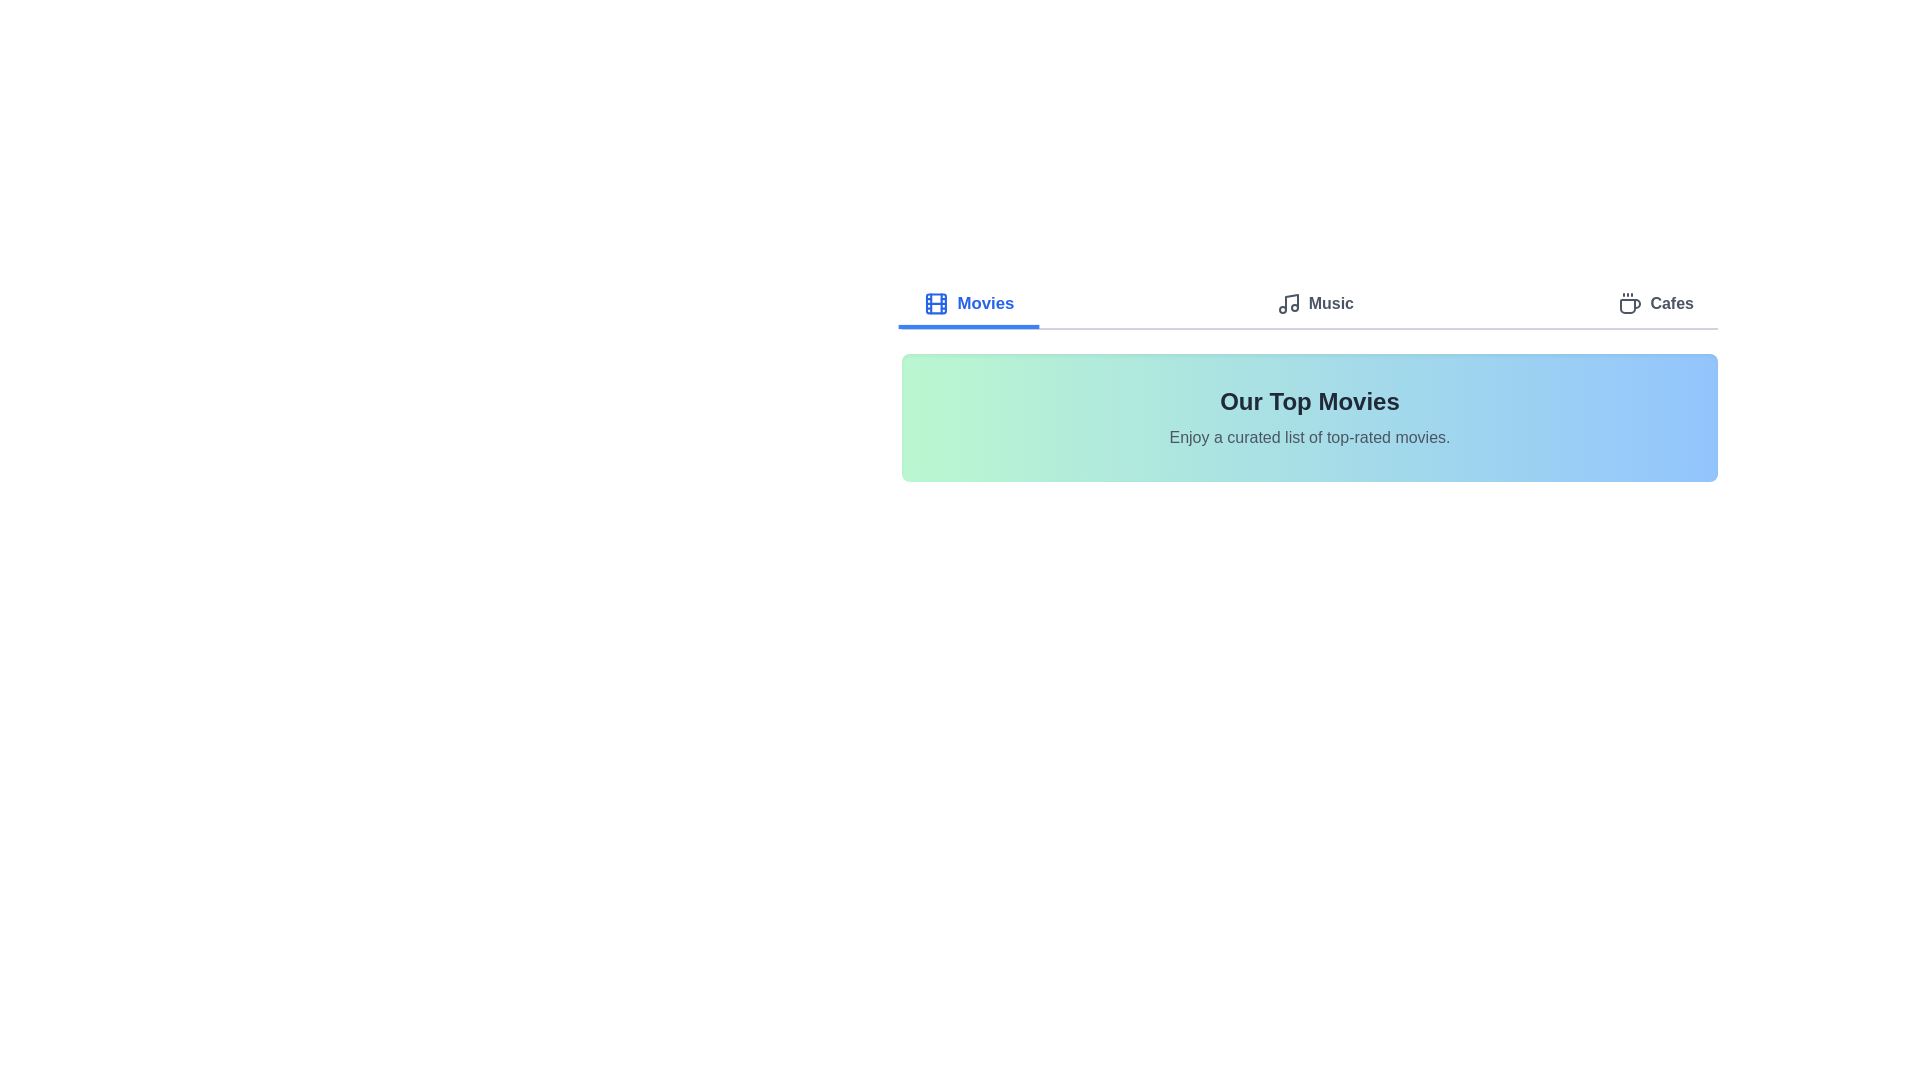 The width and height of the screenshot is (1920, 1080). I want to click on the Cafes tab, so click(1656, 305).